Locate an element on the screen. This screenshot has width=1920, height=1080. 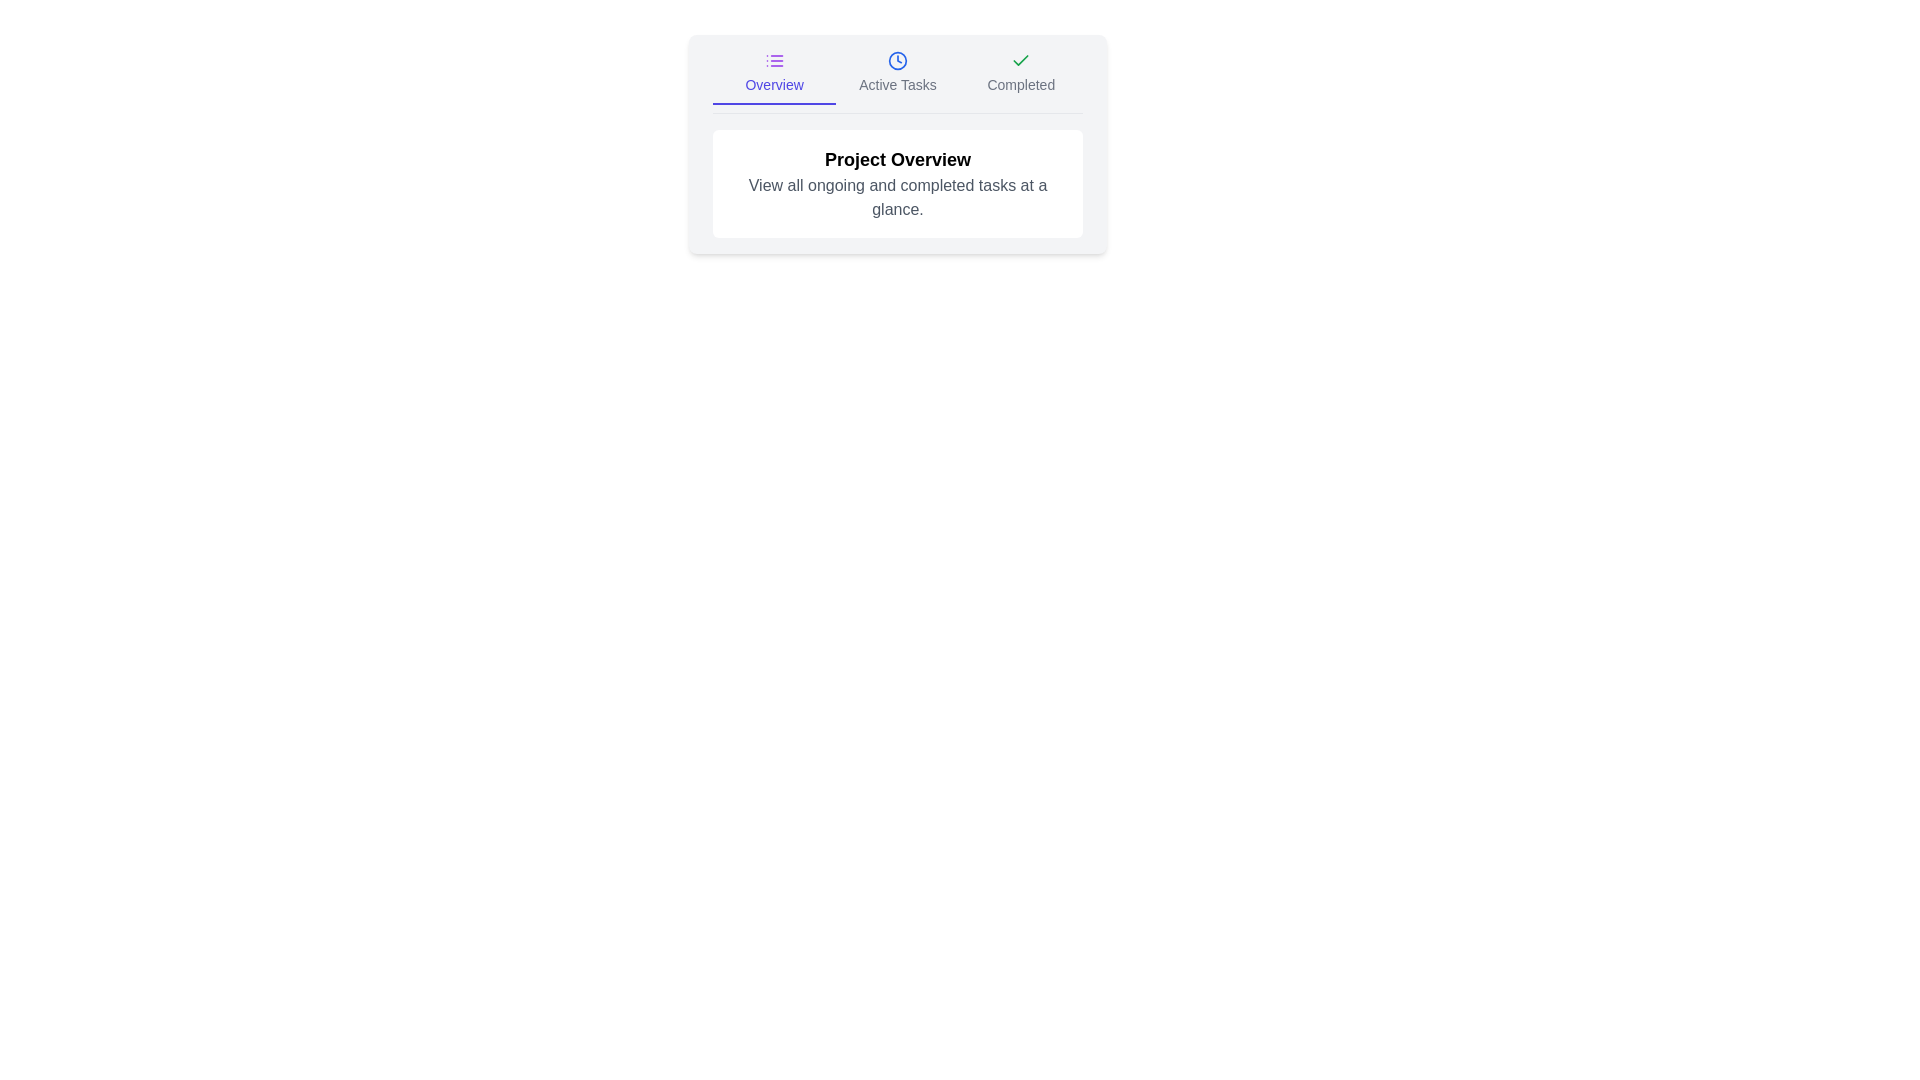
the Active Tasks tab is located at coordinates (896, 76).